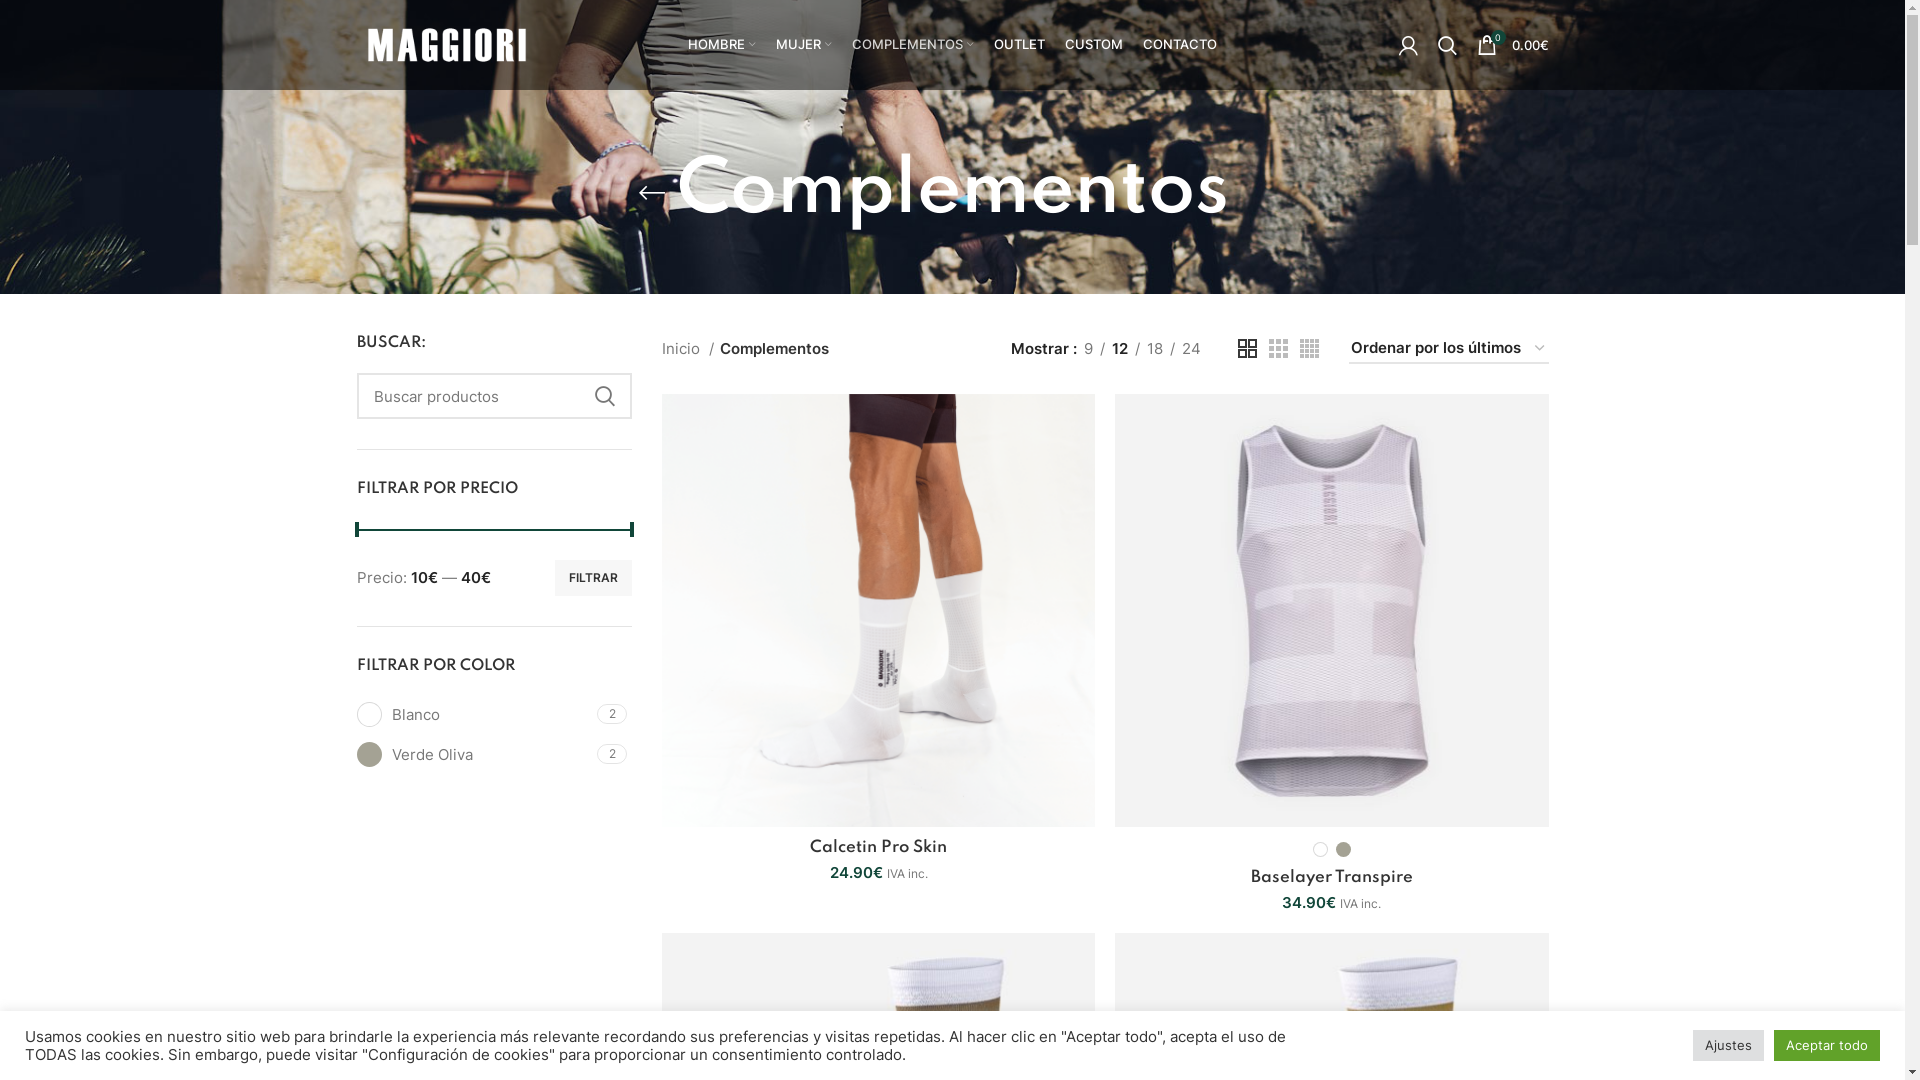 This screenshot has width=1920, height=1080. Describe the element at coordinates (841, 45) in the screenshot. I see `'COMPLEMENTOS'` at that location.